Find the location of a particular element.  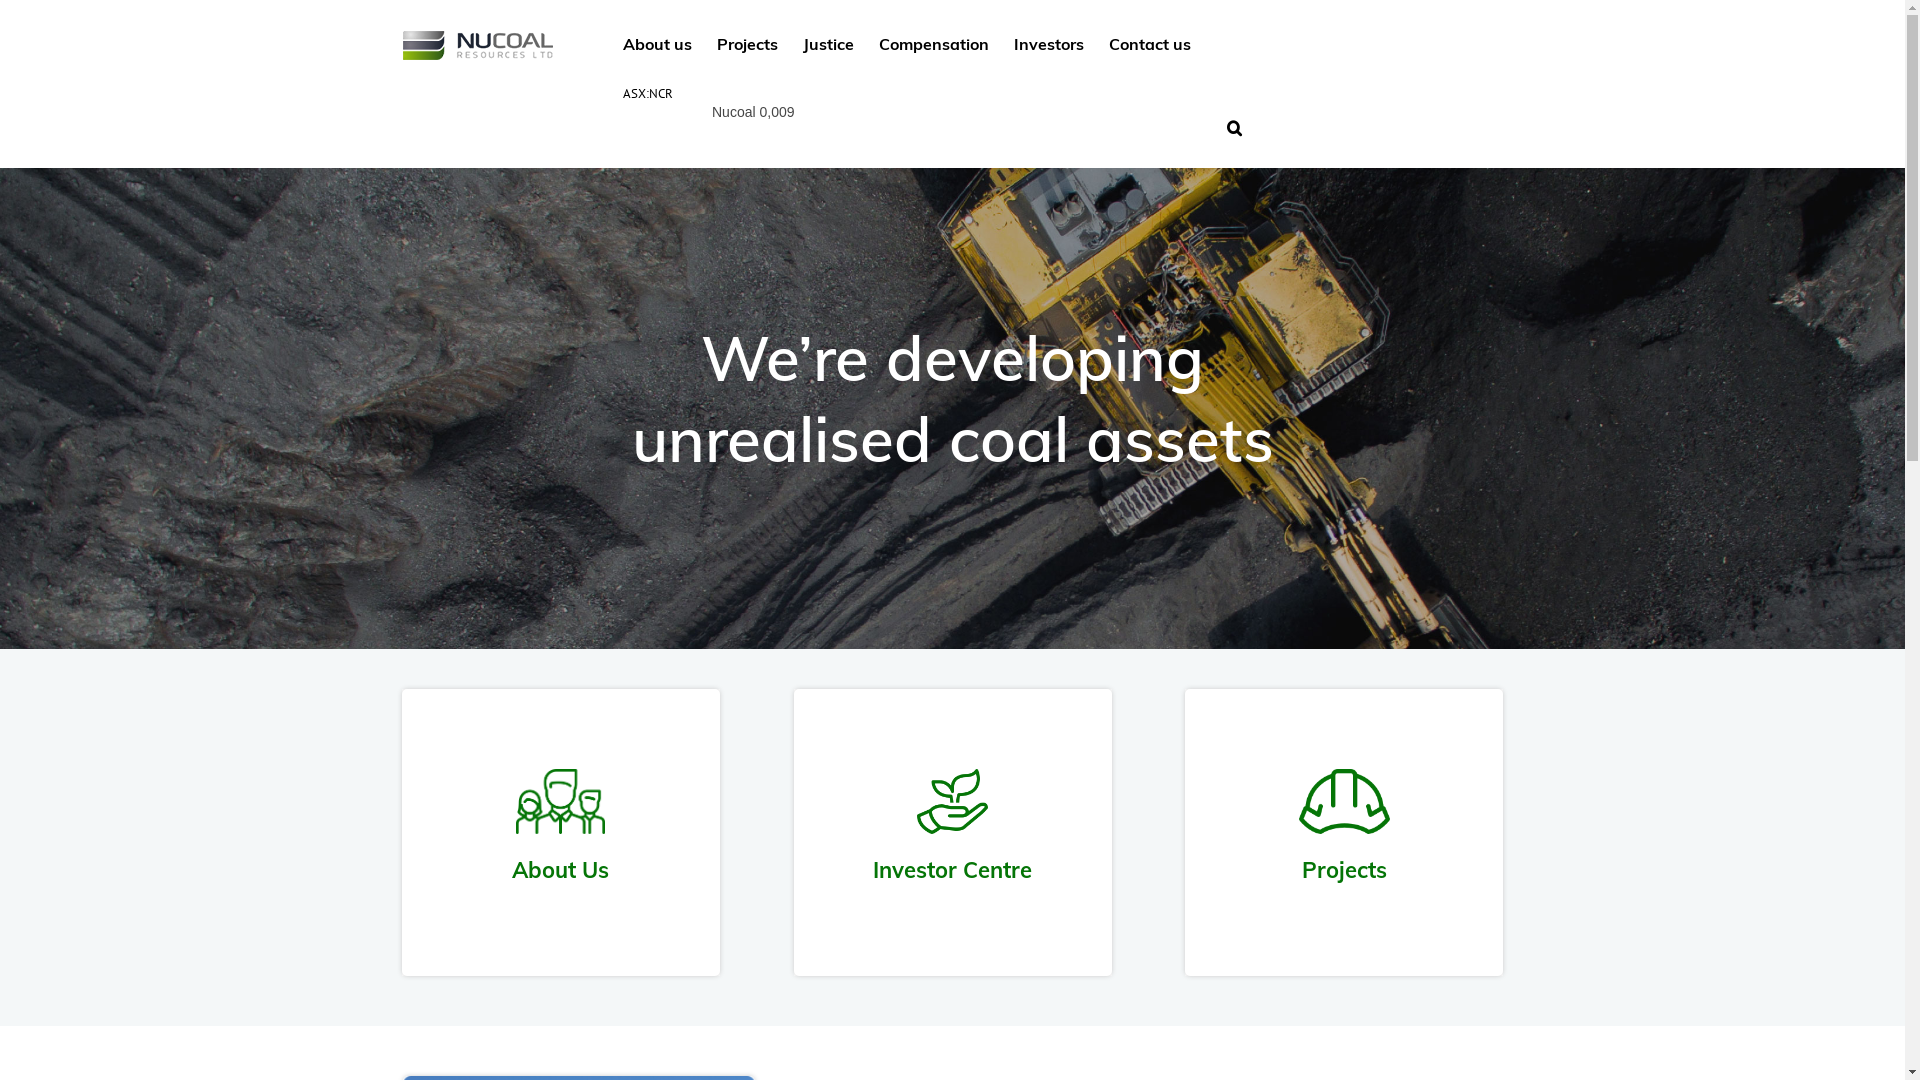

'Investors' is located at coordinates (1048, 42).